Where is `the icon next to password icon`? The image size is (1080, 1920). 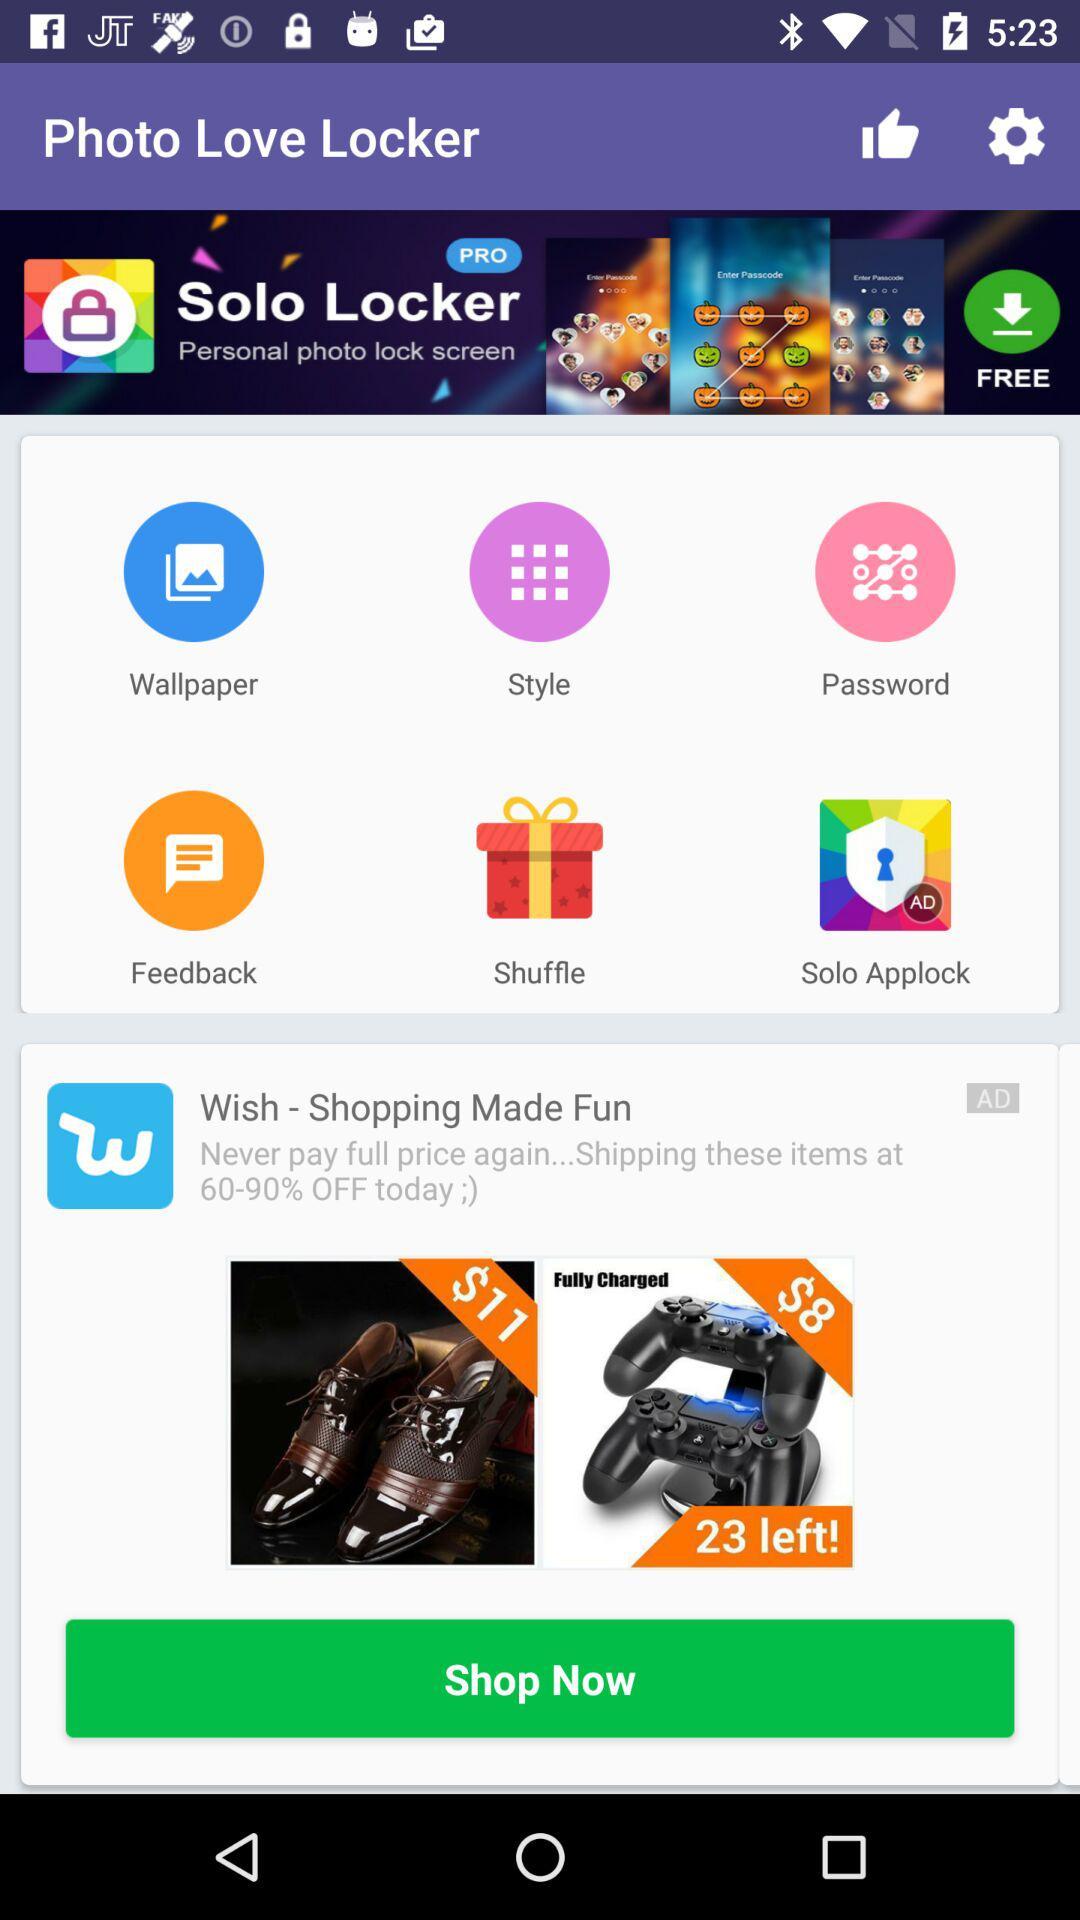
the icon next to password icon is located at coordinates (538, 570).